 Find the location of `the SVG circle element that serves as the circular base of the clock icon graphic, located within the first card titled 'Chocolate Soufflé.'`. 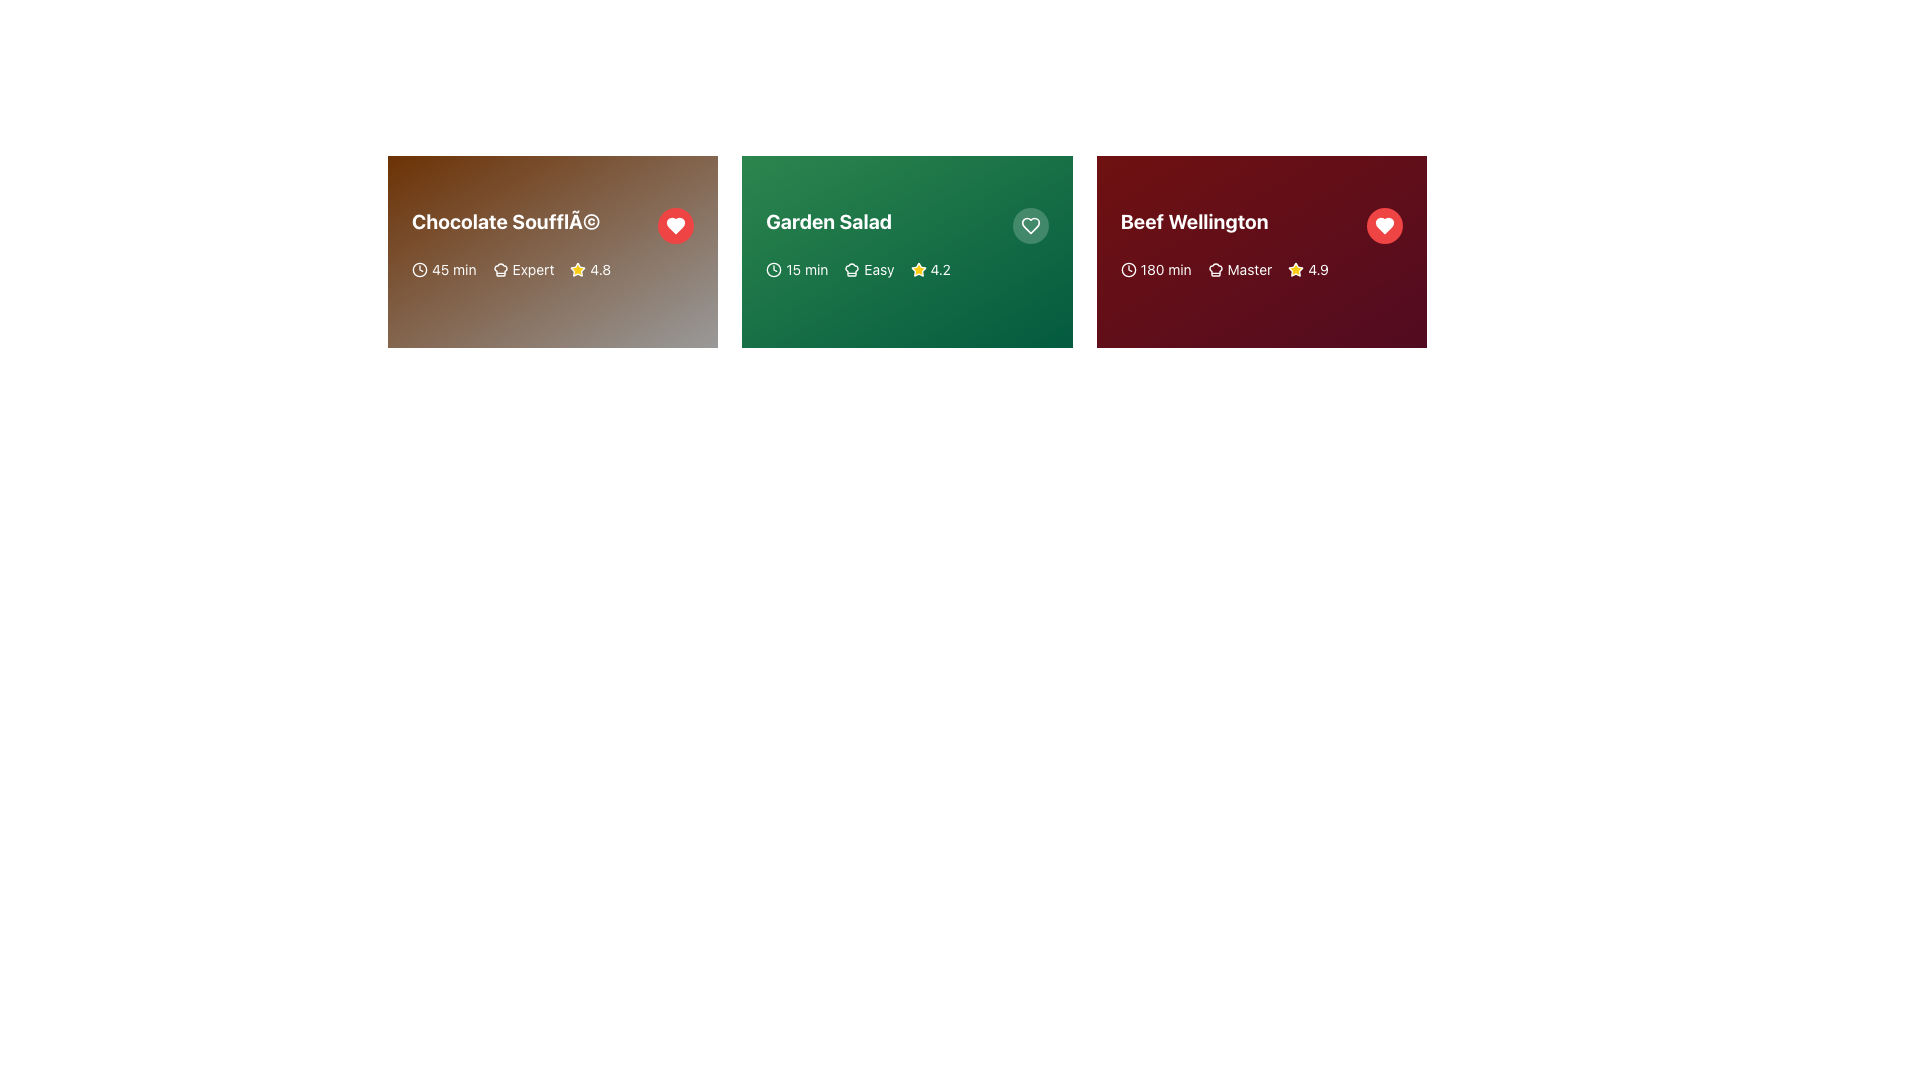

the SVG circle element that serves as the circular base of the clock icon graphic, located within the first card titled 'Chocolate Soufflé.' is located at coordinates (419, 270).